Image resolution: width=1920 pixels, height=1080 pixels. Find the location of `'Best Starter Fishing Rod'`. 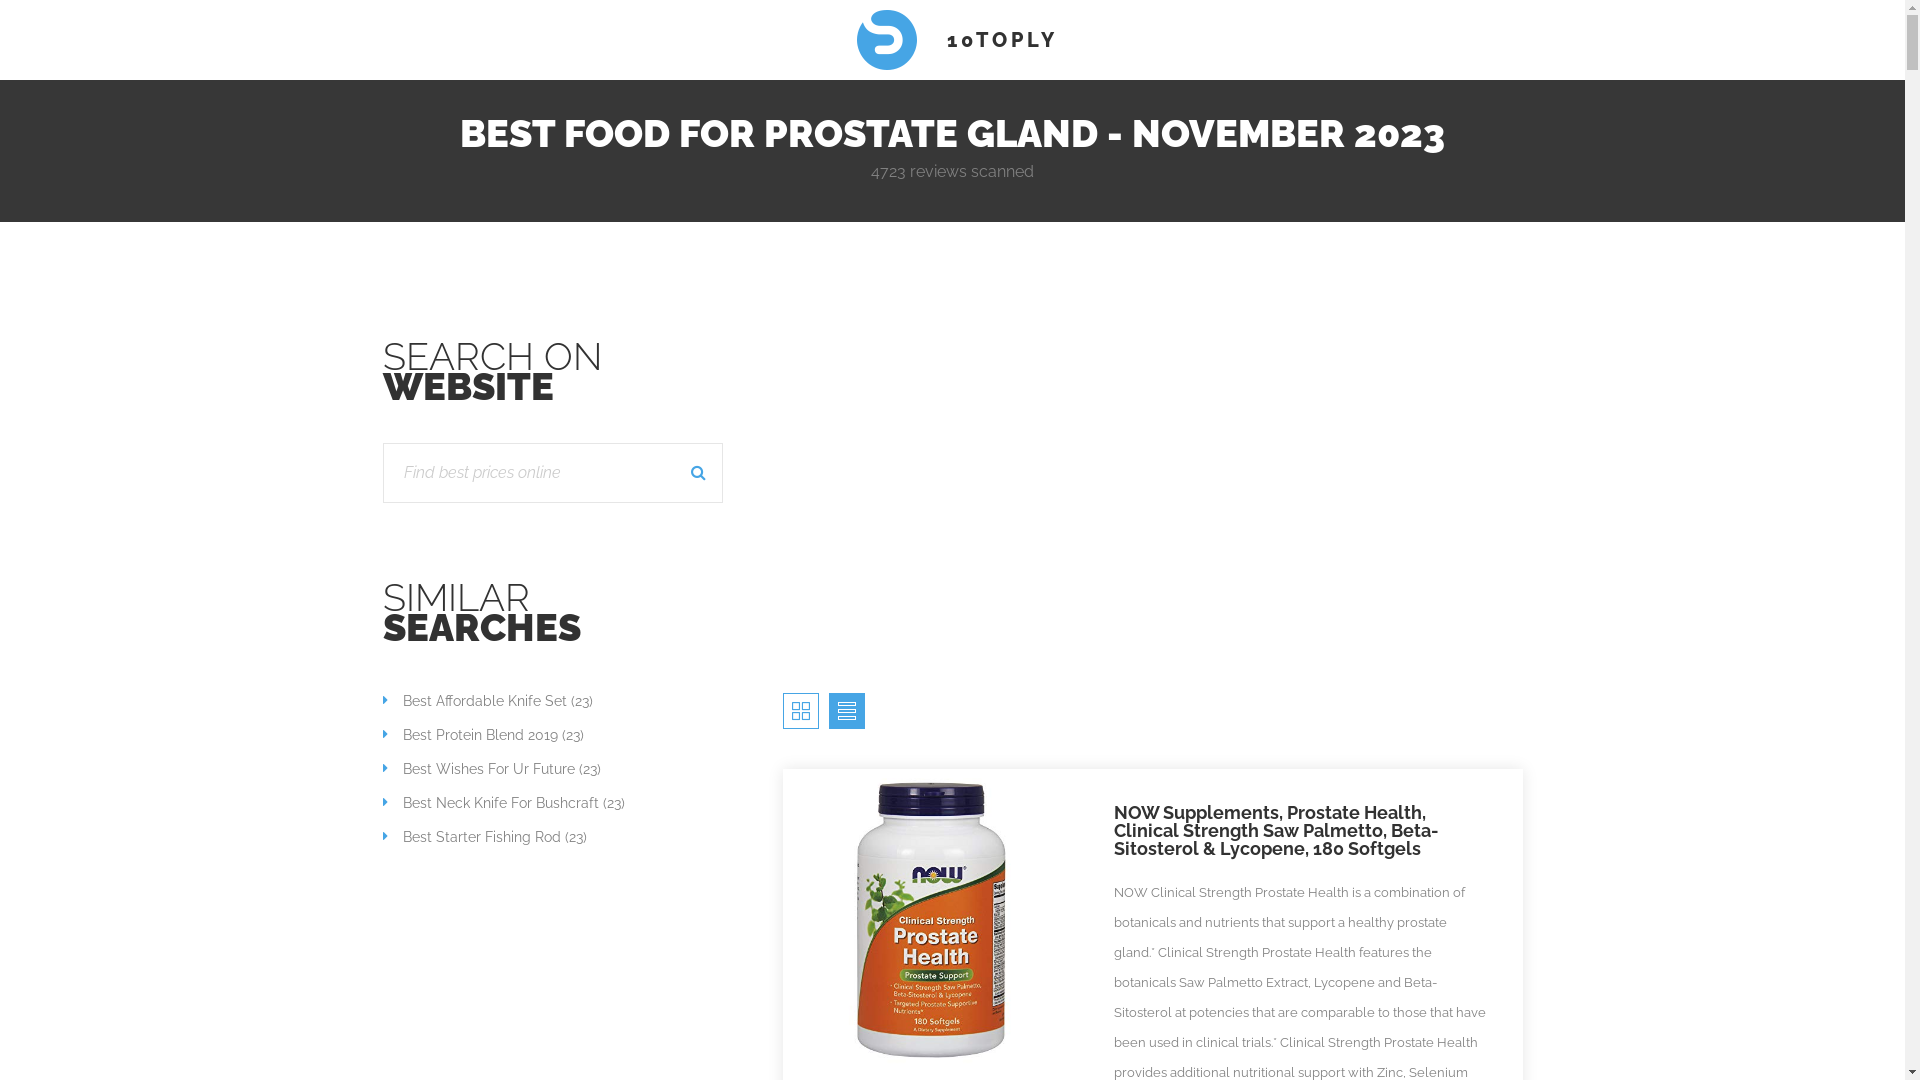

'Best Starter Fishing Rod' is located at coordinates (382, 837).